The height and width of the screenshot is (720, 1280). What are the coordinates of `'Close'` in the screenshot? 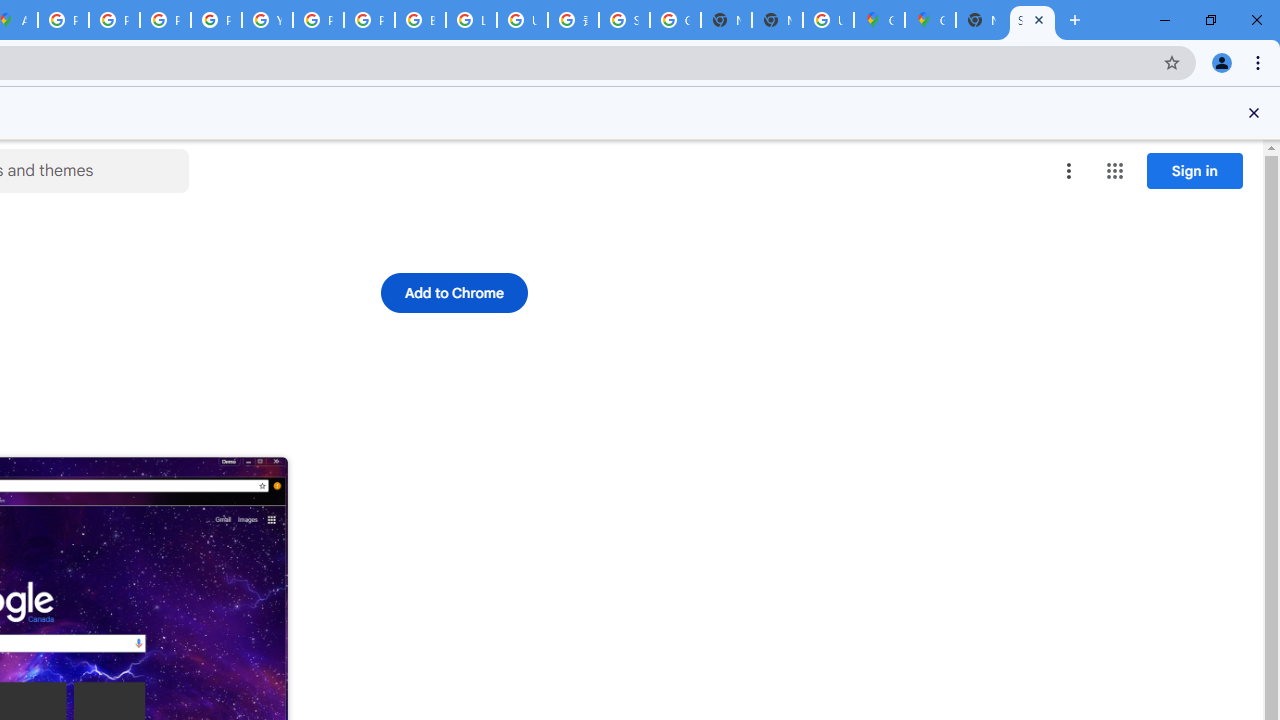 It's located at (1253, 113).